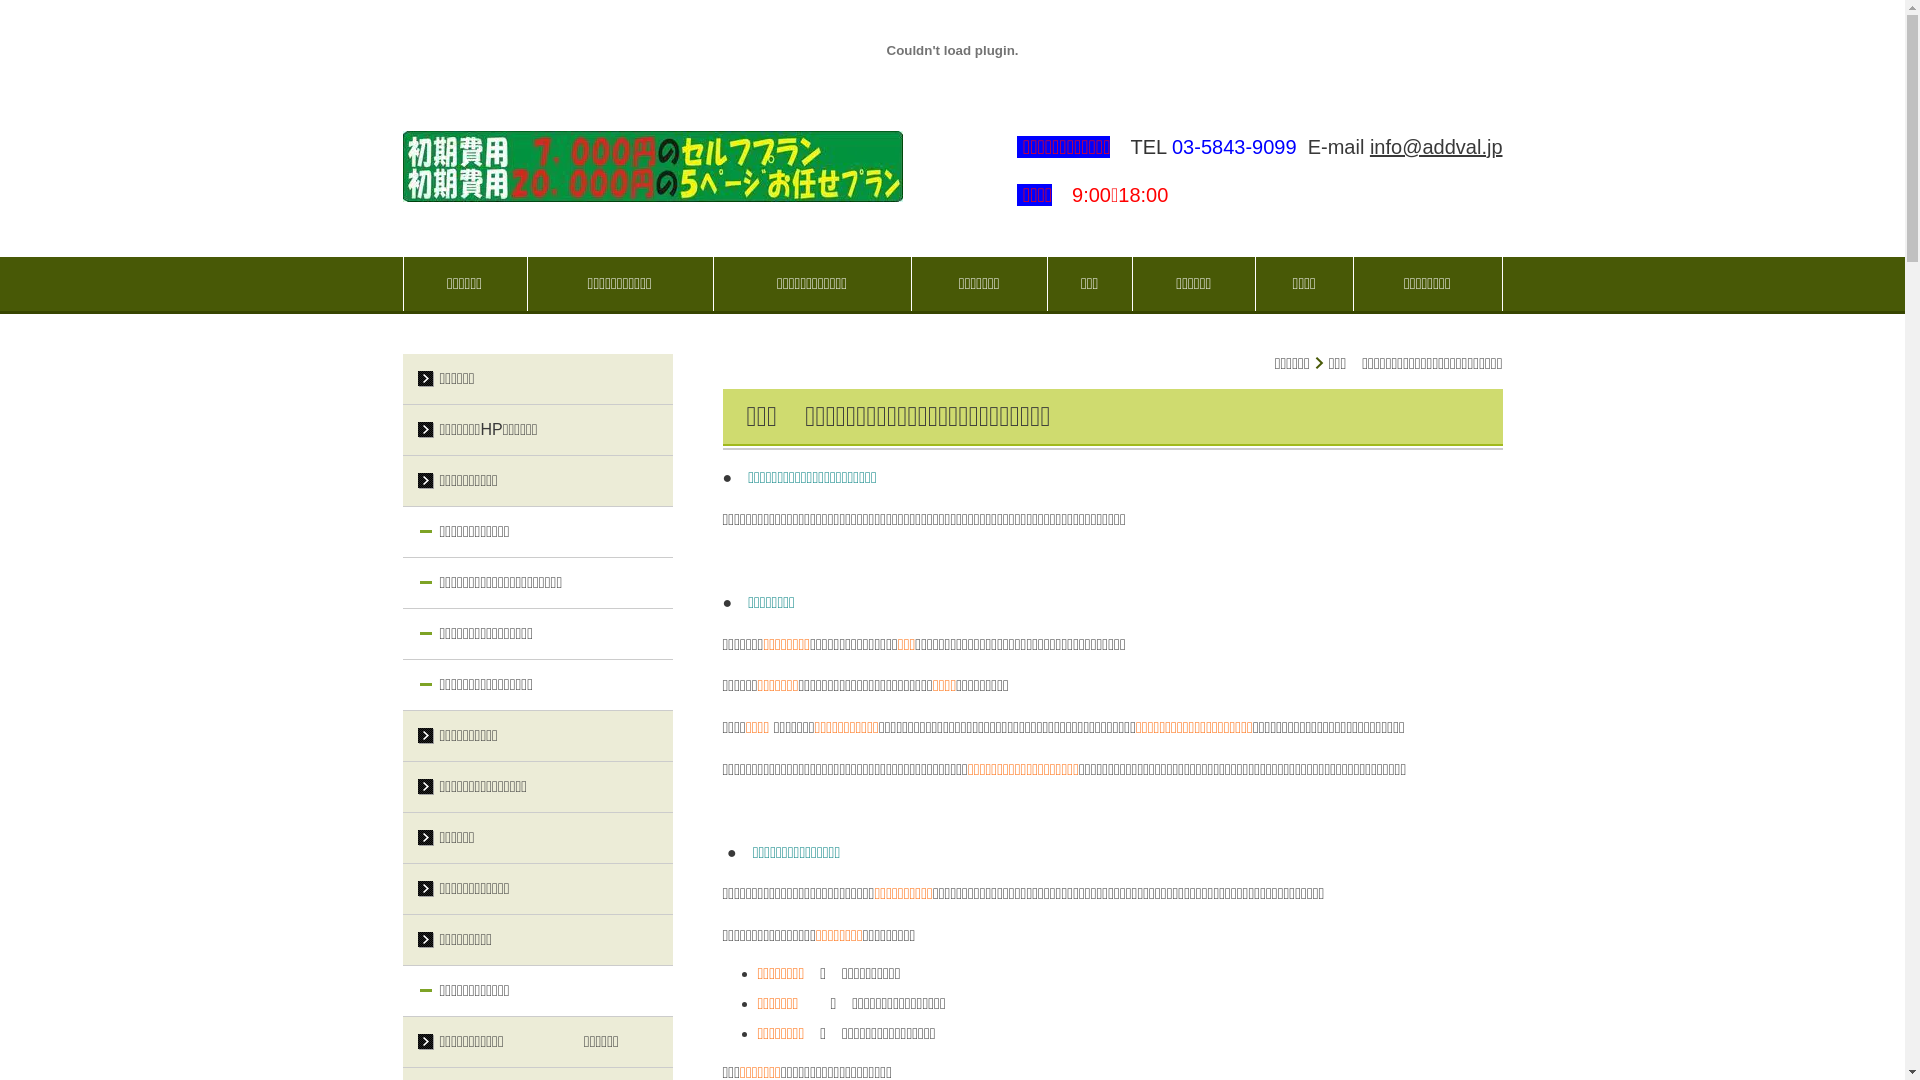 The image size is (1920, 1080). Describe the element at coordinates (1435, 145) in the screenshot. I see `'info@addval.jp'` at that location.